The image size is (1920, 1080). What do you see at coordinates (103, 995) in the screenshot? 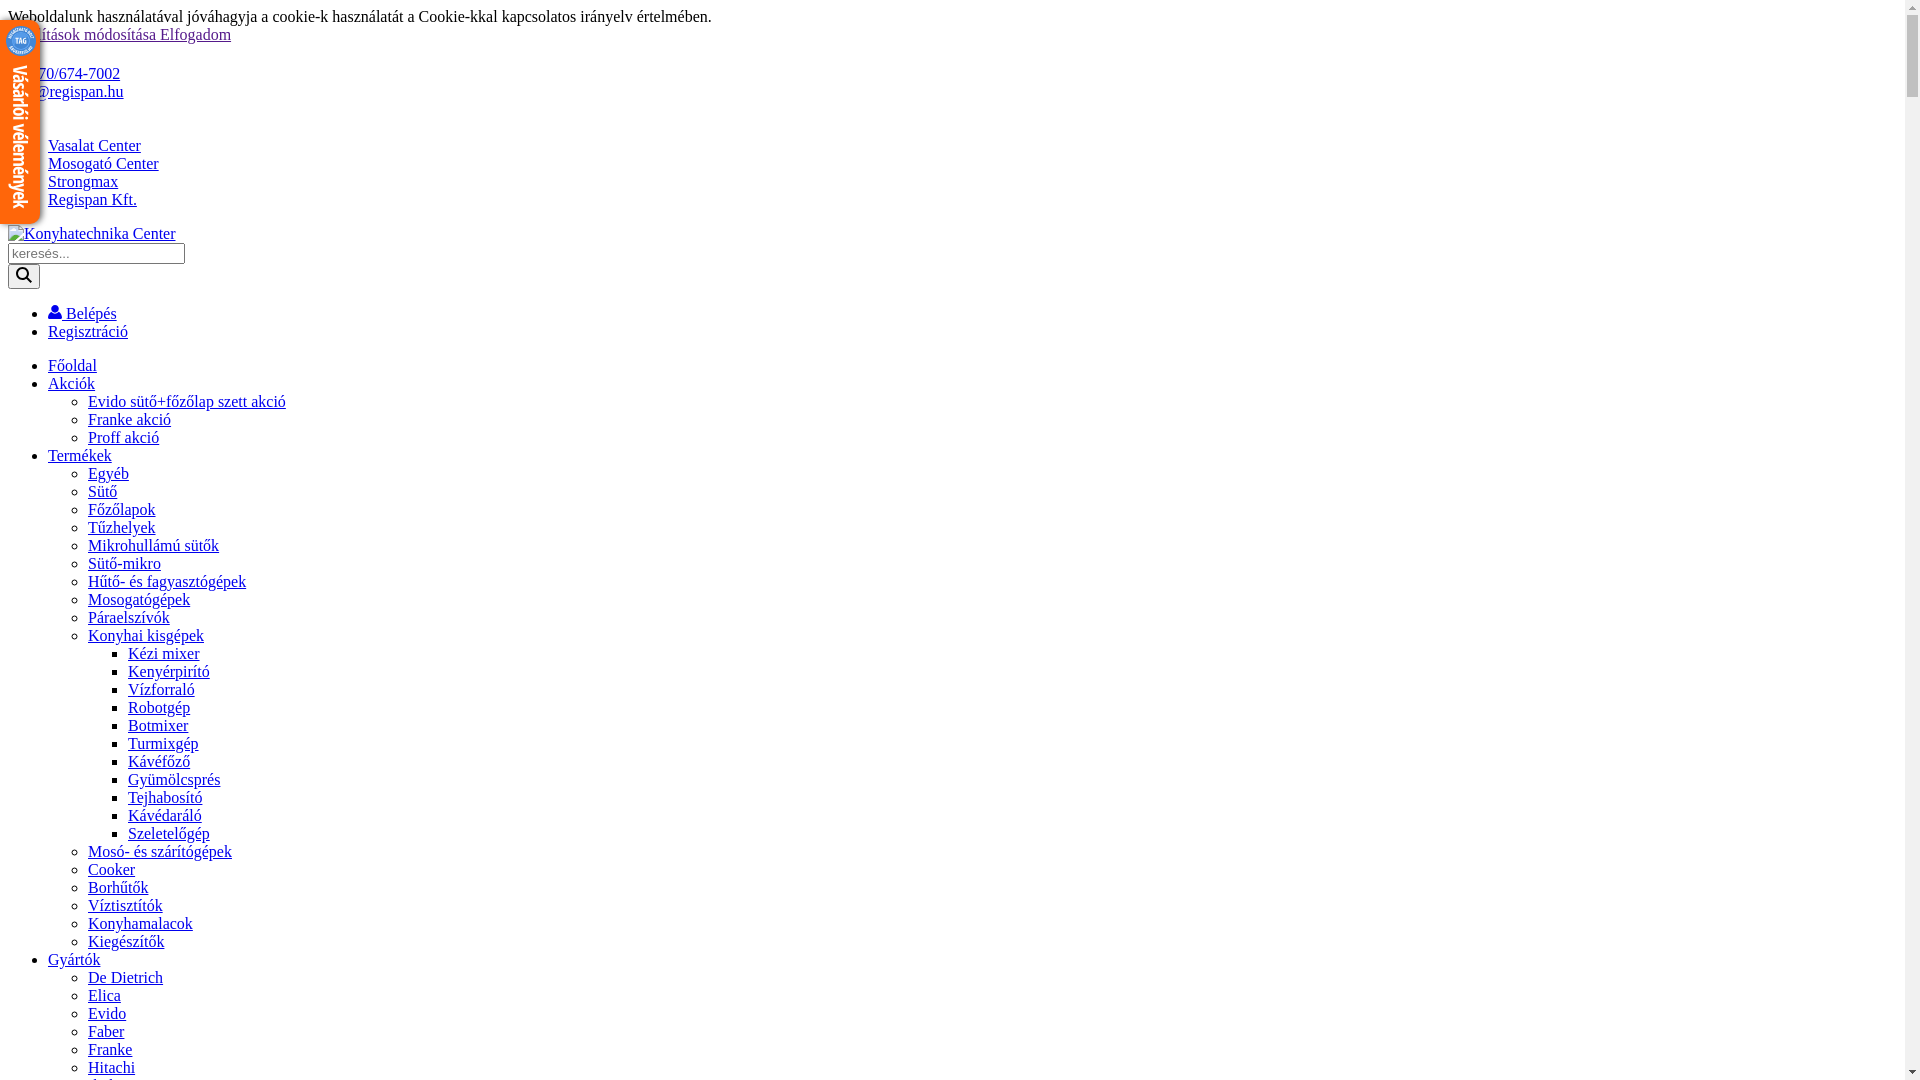
I see `'Elica'` at bounding box center [103, 995].